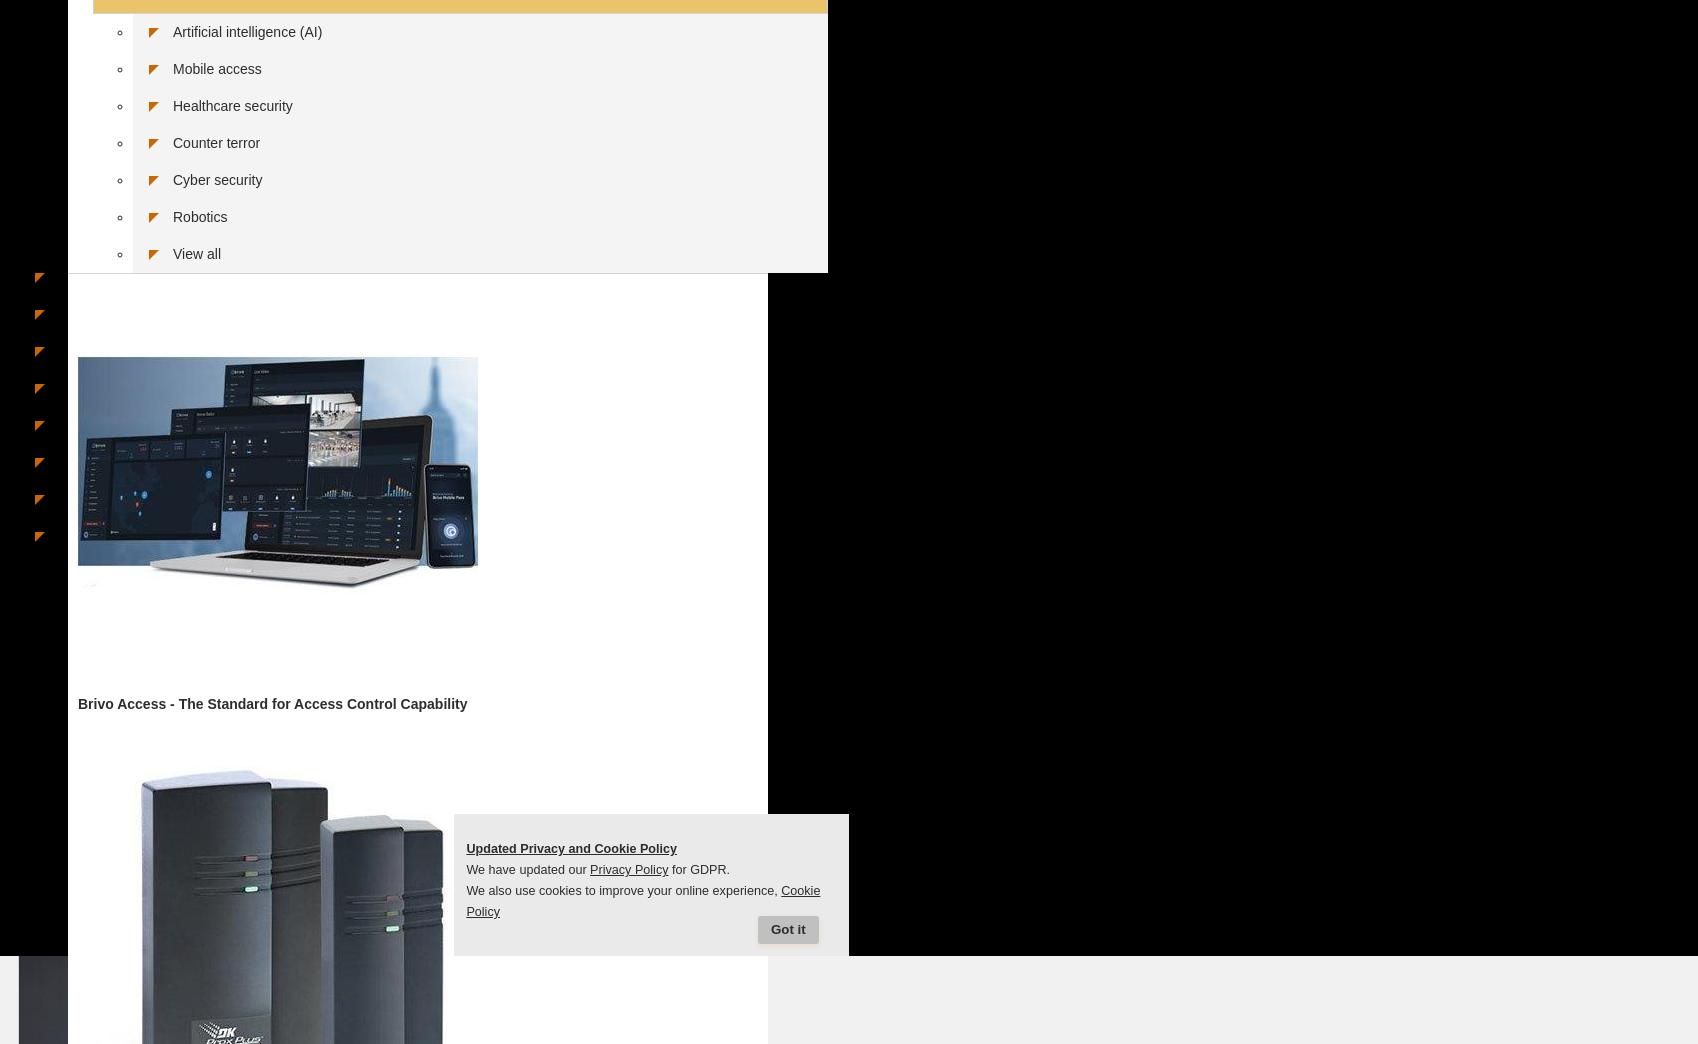 The height and width of the screenshot is (1044, 1698). What do you see at coordinates (464, 847) in the screenshot?
I see `'Updated Privacy and Cookie Policy'` at bounding box center [464, 847].